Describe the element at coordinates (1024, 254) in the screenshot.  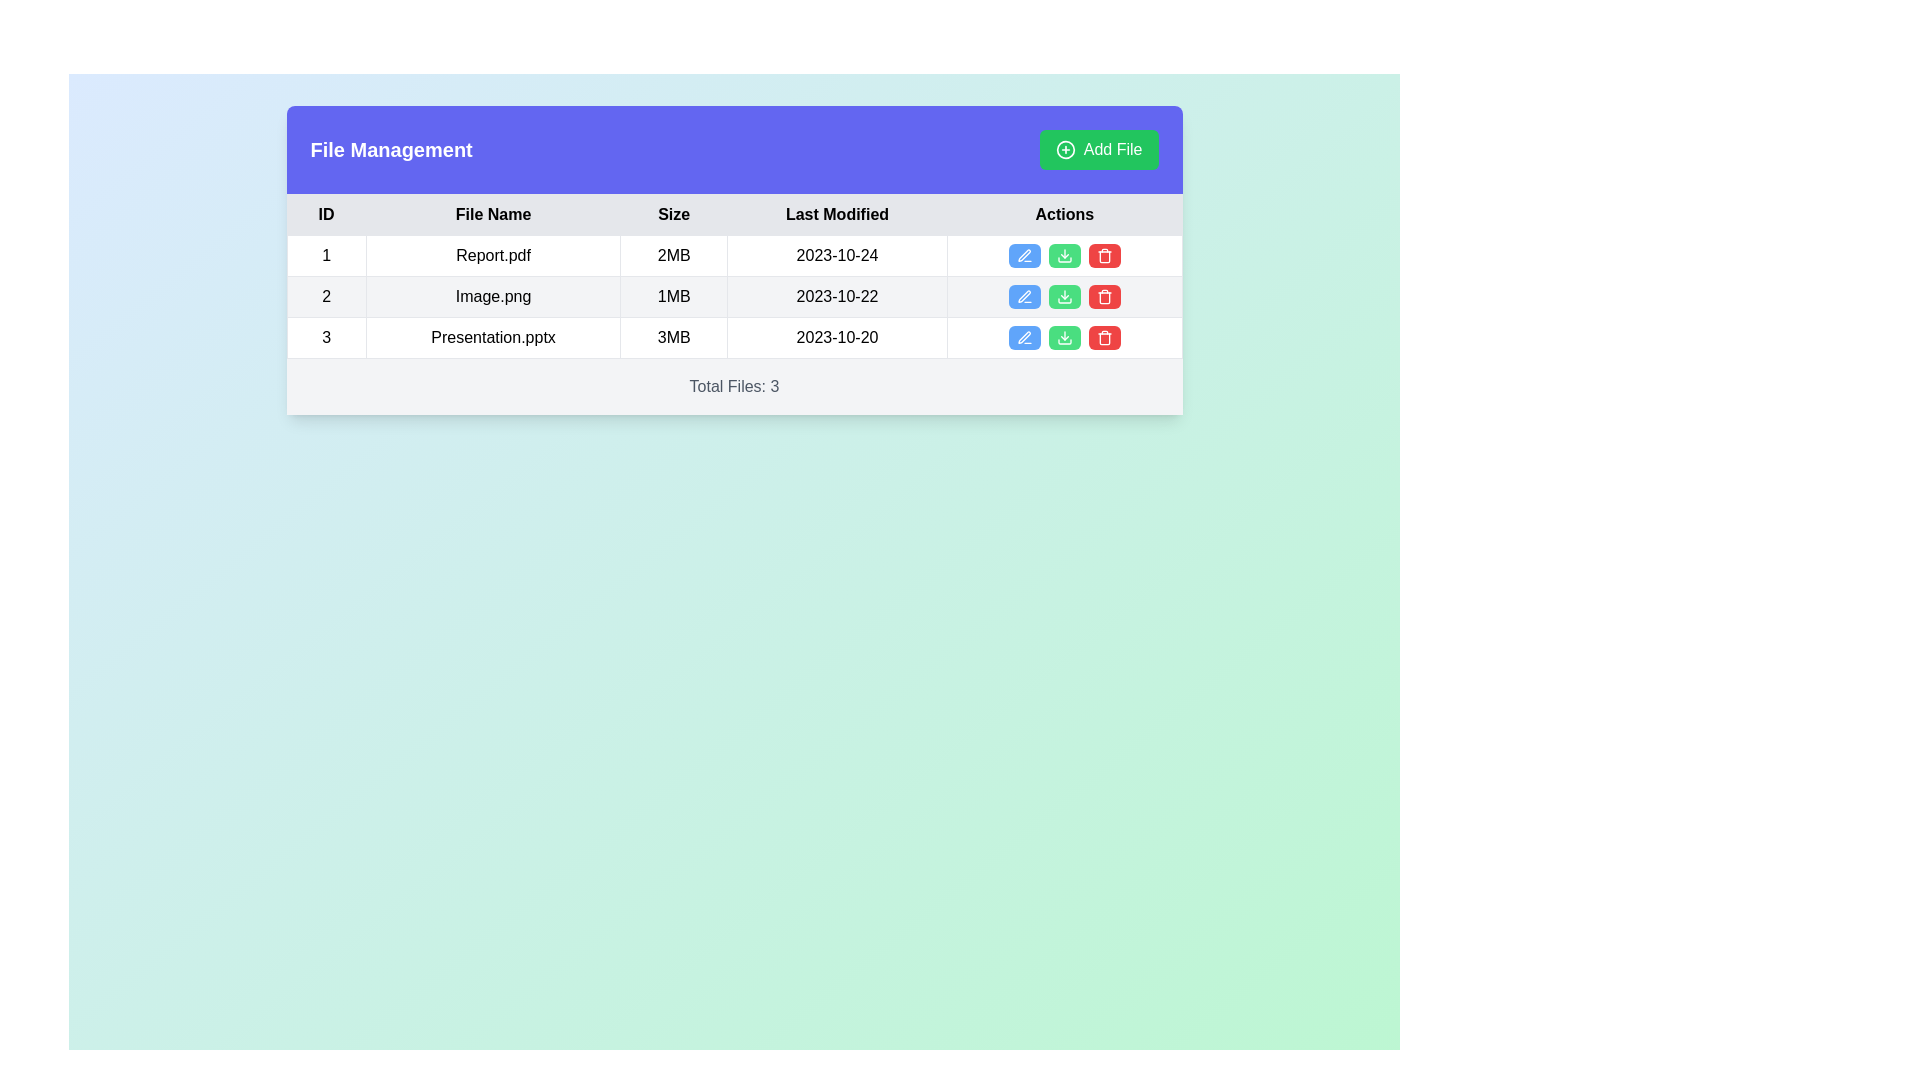
I see `the edit button located in the 'Actions' column of the first row in the table` at that location.